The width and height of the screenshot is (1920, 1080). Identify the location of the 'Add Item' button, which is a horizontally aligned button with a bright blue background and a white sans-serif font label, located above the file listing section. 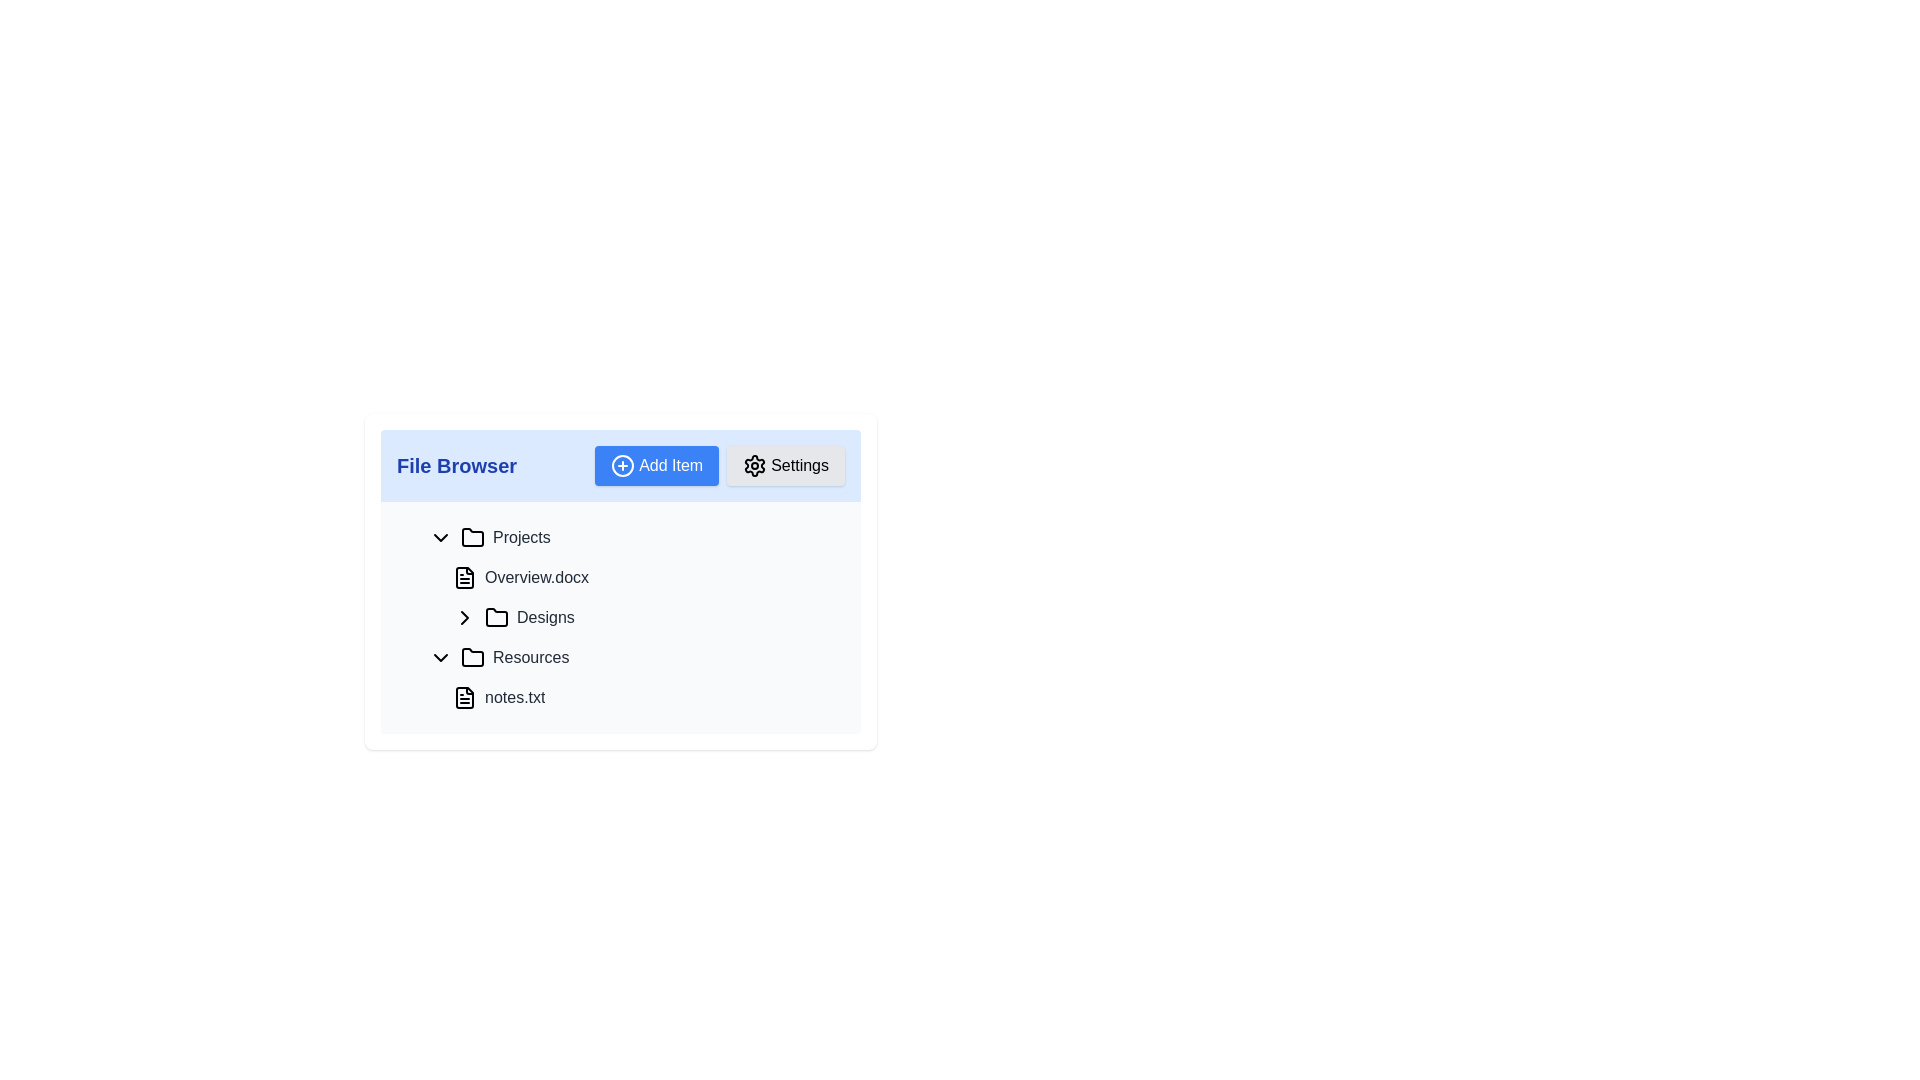
(671, 466).